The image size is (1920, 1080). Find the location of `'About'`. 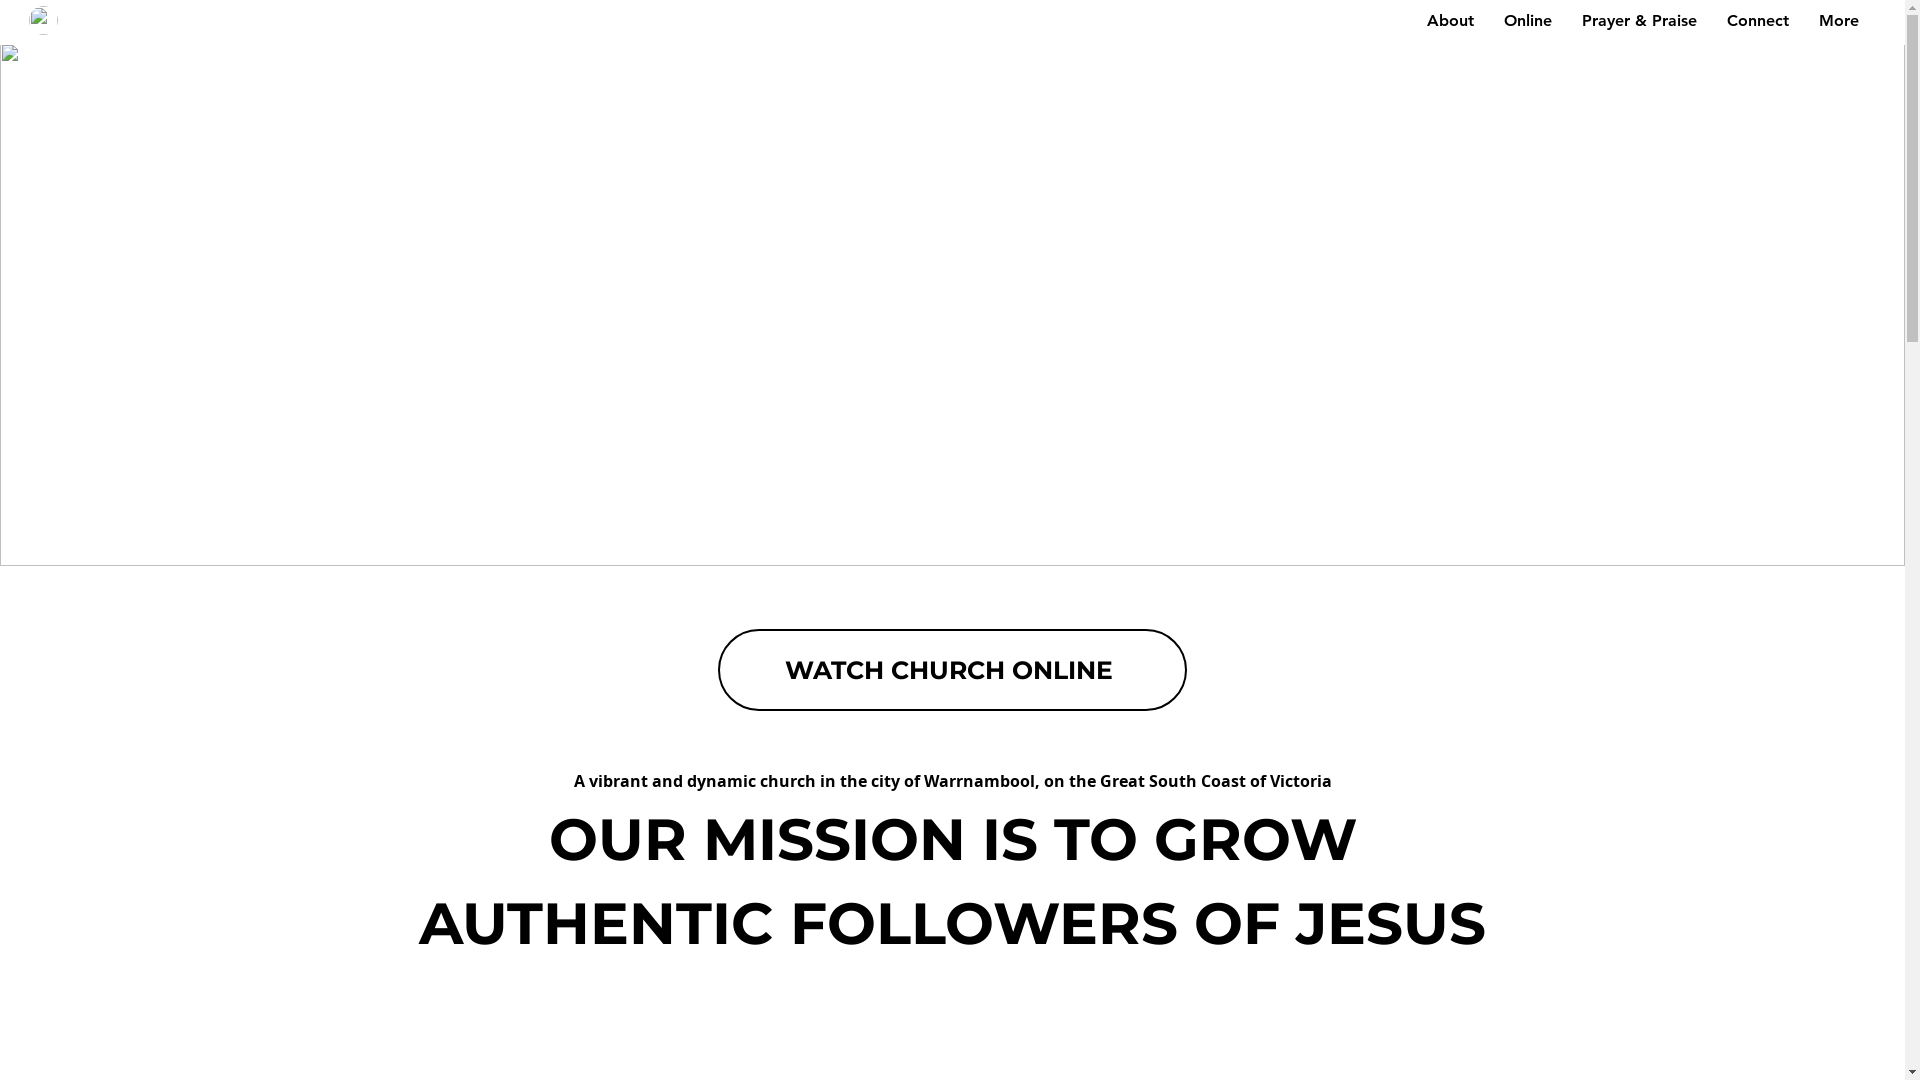

'About' is located at coordinates (1410, 20).